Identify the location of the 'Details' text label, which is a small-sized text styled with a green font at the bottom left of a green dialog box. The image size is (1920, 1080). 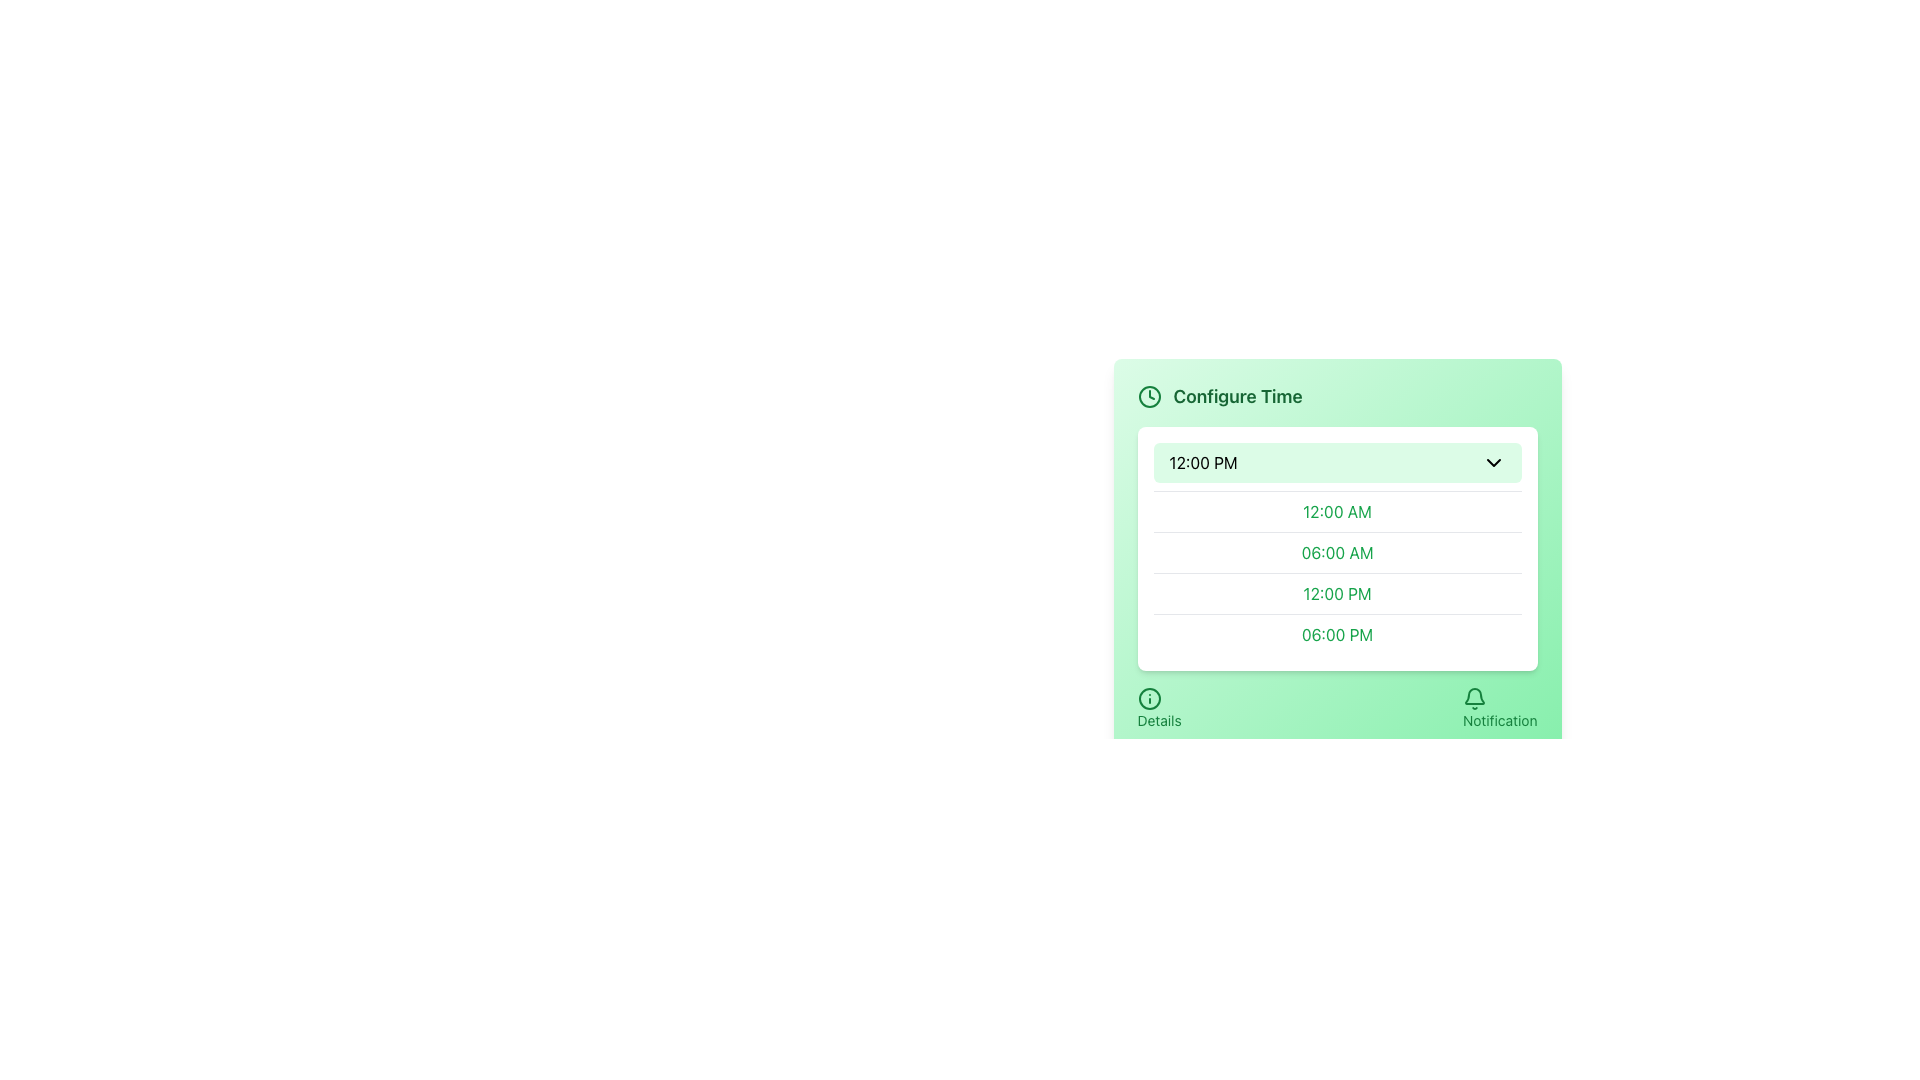
(1159, 721).